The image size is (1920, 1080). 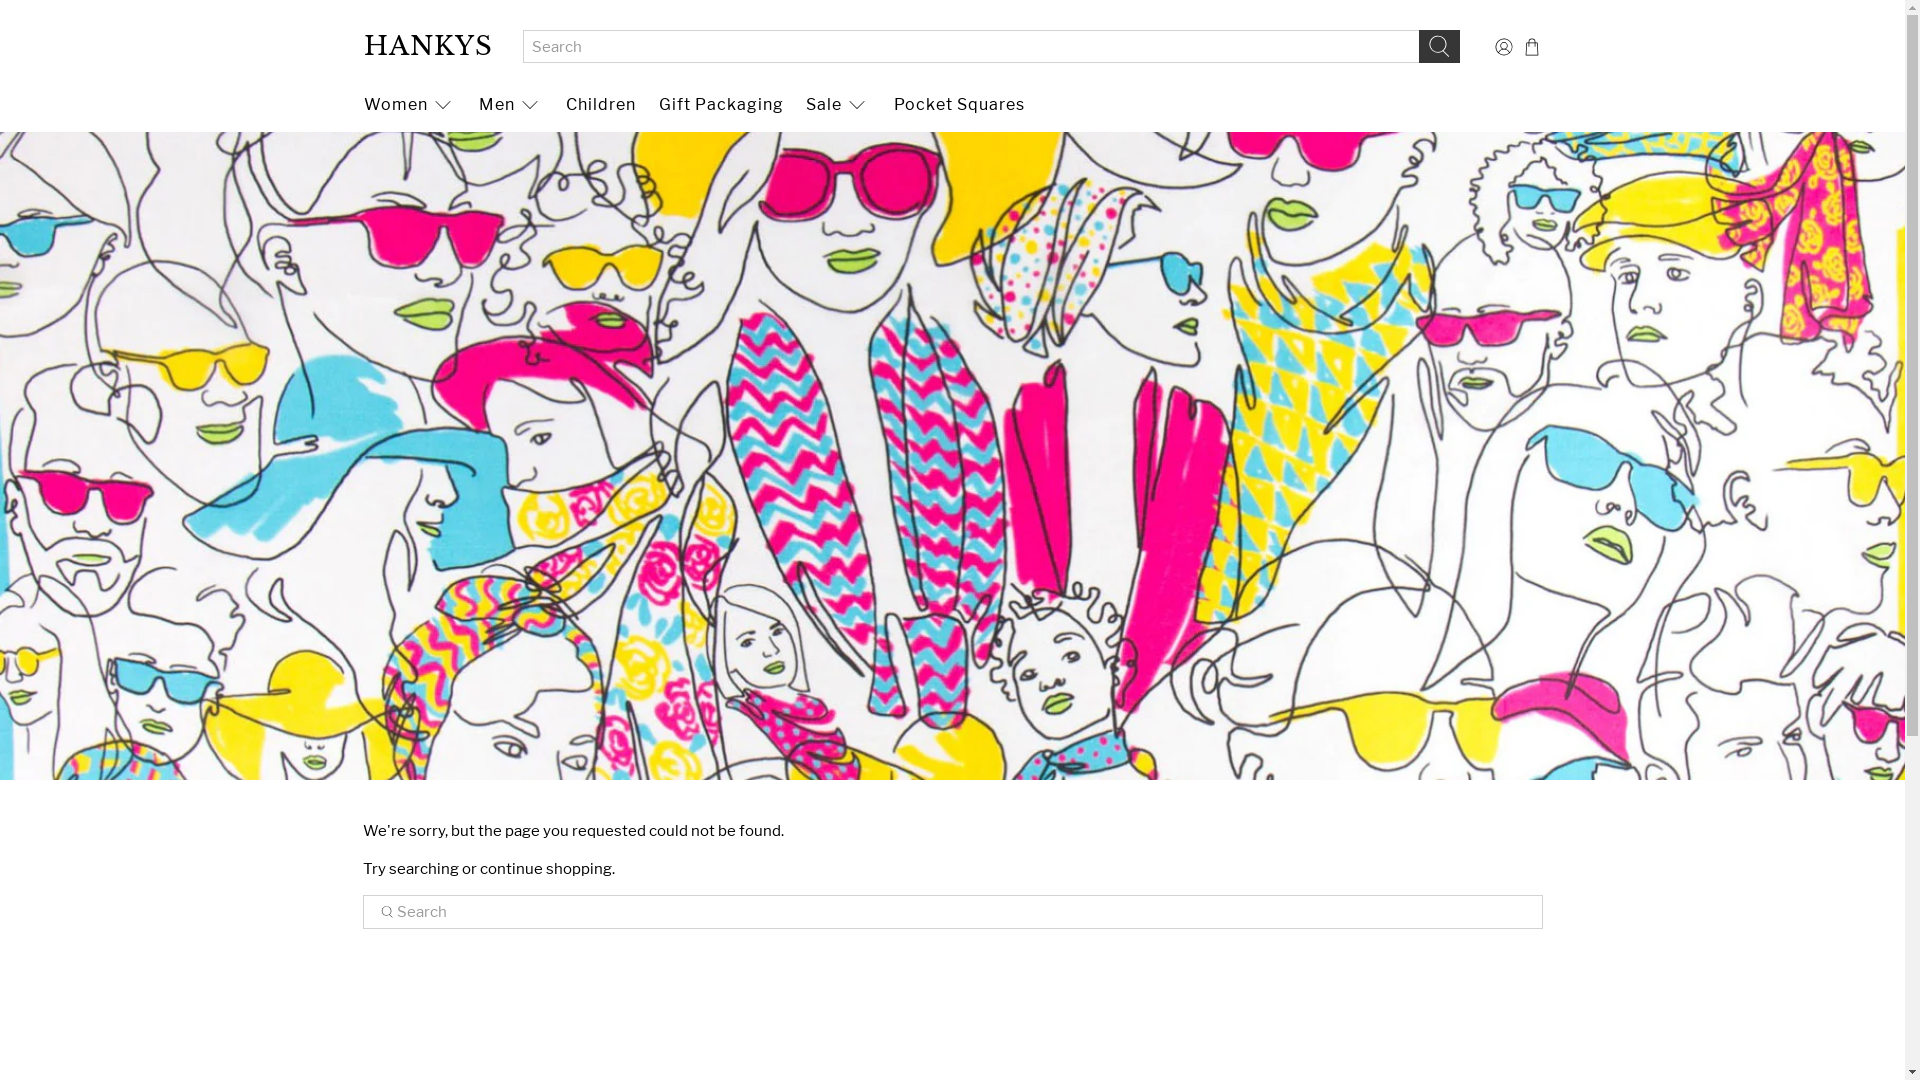 I want to click on 'Gift Packaging', so click(x=720, y=104).